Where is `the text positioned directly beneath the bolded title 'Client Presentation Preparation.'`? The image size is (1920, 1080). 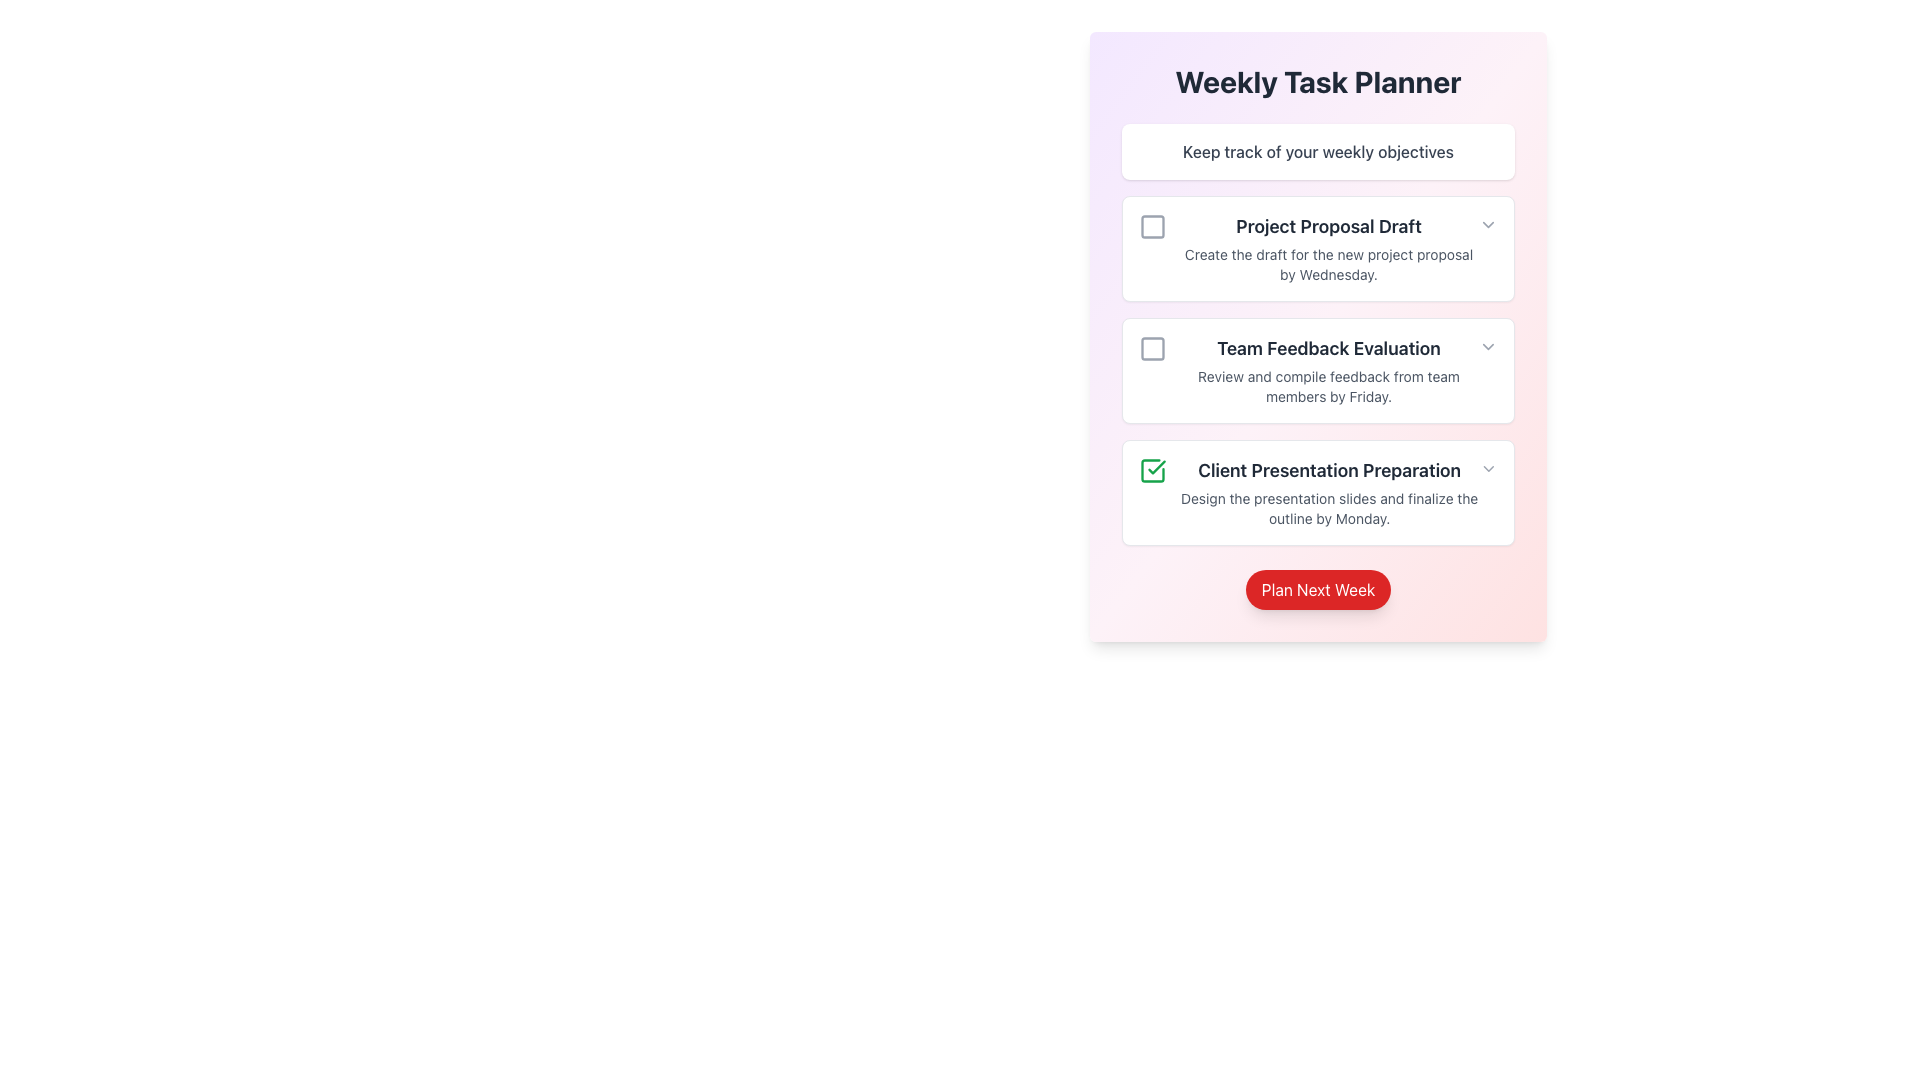 the text positioned directly beneath the bolded title 'Client Presentation Preparation.' is located at coordinates (1329, 508).